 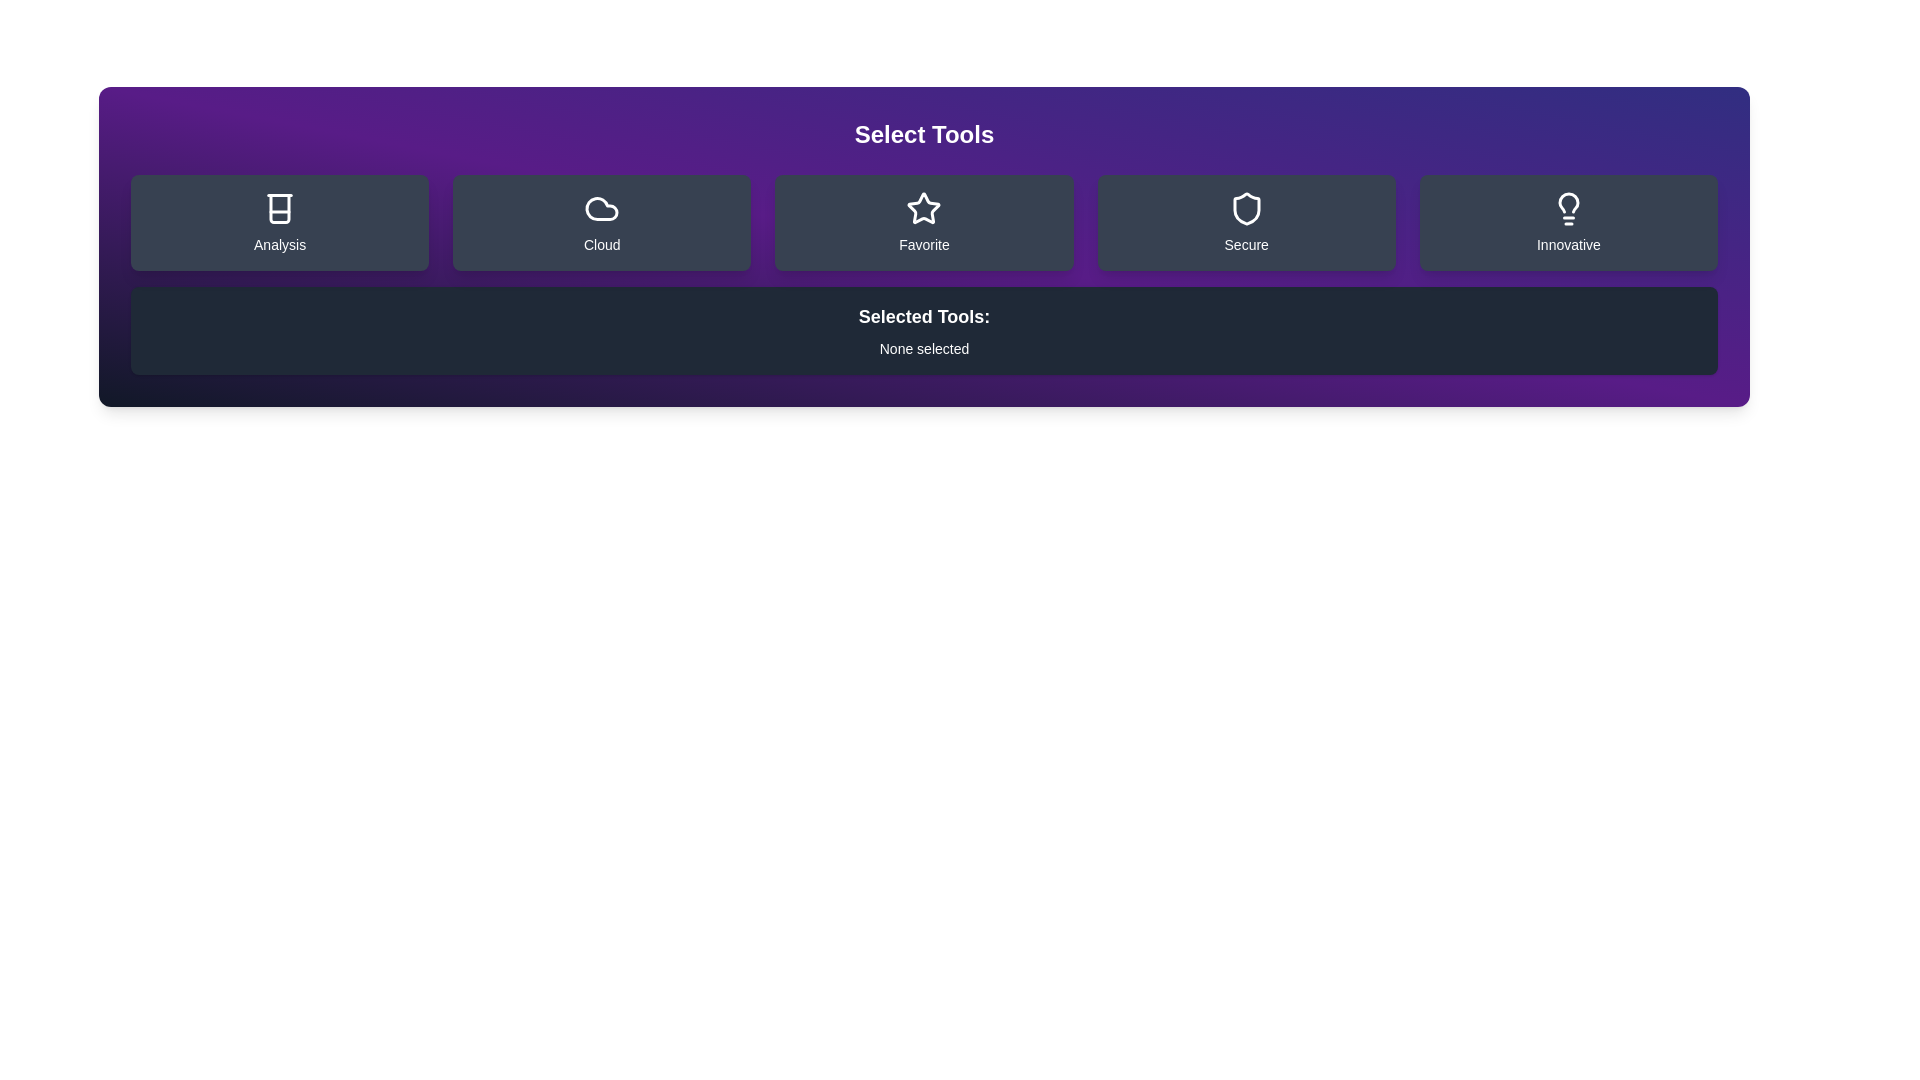 What do you see at coordinates (1245, 208) in the screenshot?
I see `the shield icon located in the fourth button from the left in a series of five horizontally arranged buttons, positioned between the 'Favorite' and 'Innovative' buttons in the toolbar` at bounding box center [1245, 208].